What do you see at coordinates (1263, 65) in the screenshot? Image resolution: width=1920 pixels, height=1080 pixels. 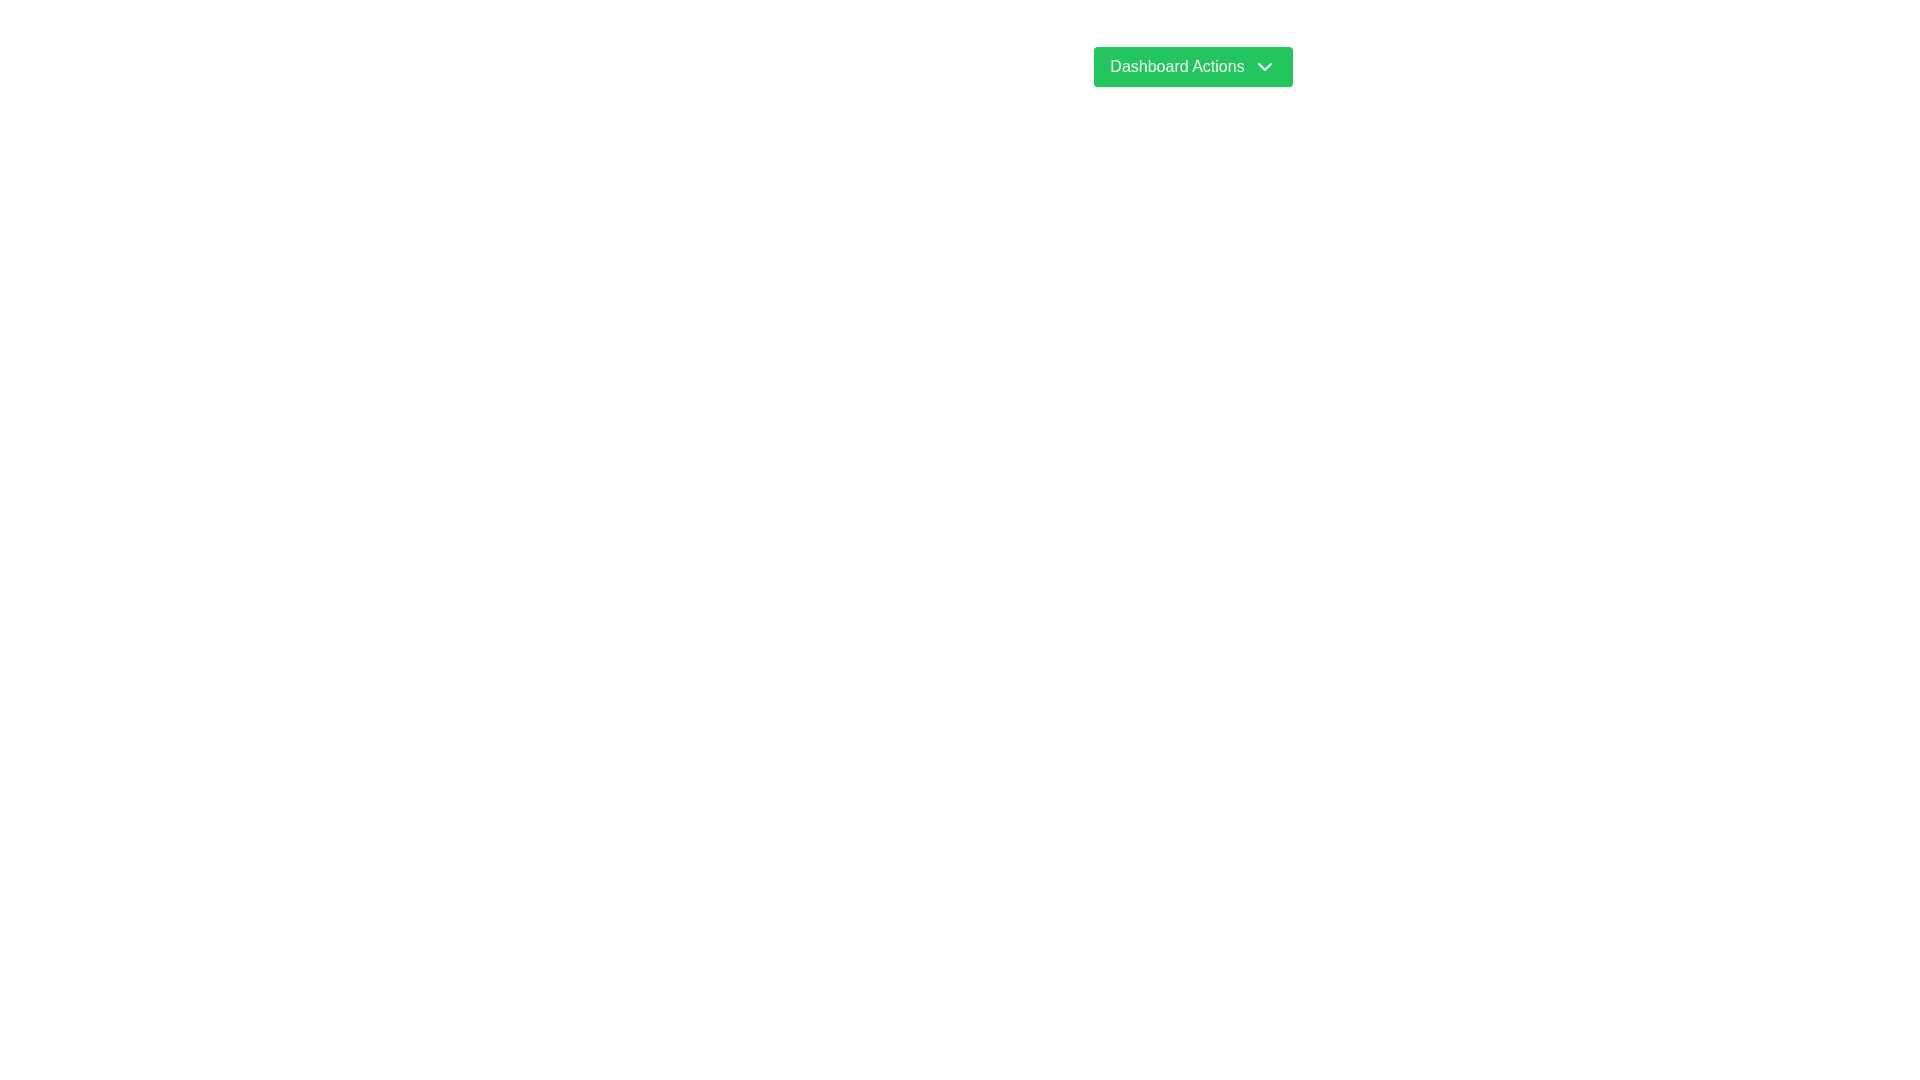 I see `the downward-facing chevron icon located at the far-right edge of the 'Dashboard Actions' button` at bounding box center [1263, 65].